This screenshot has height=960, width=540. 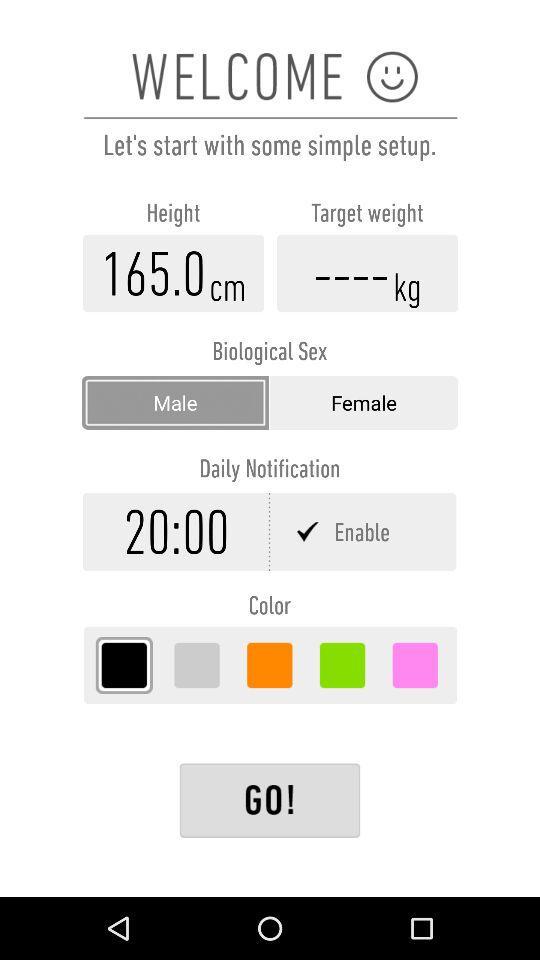 I want to click on pink colour button, so click(x=414, y=665).